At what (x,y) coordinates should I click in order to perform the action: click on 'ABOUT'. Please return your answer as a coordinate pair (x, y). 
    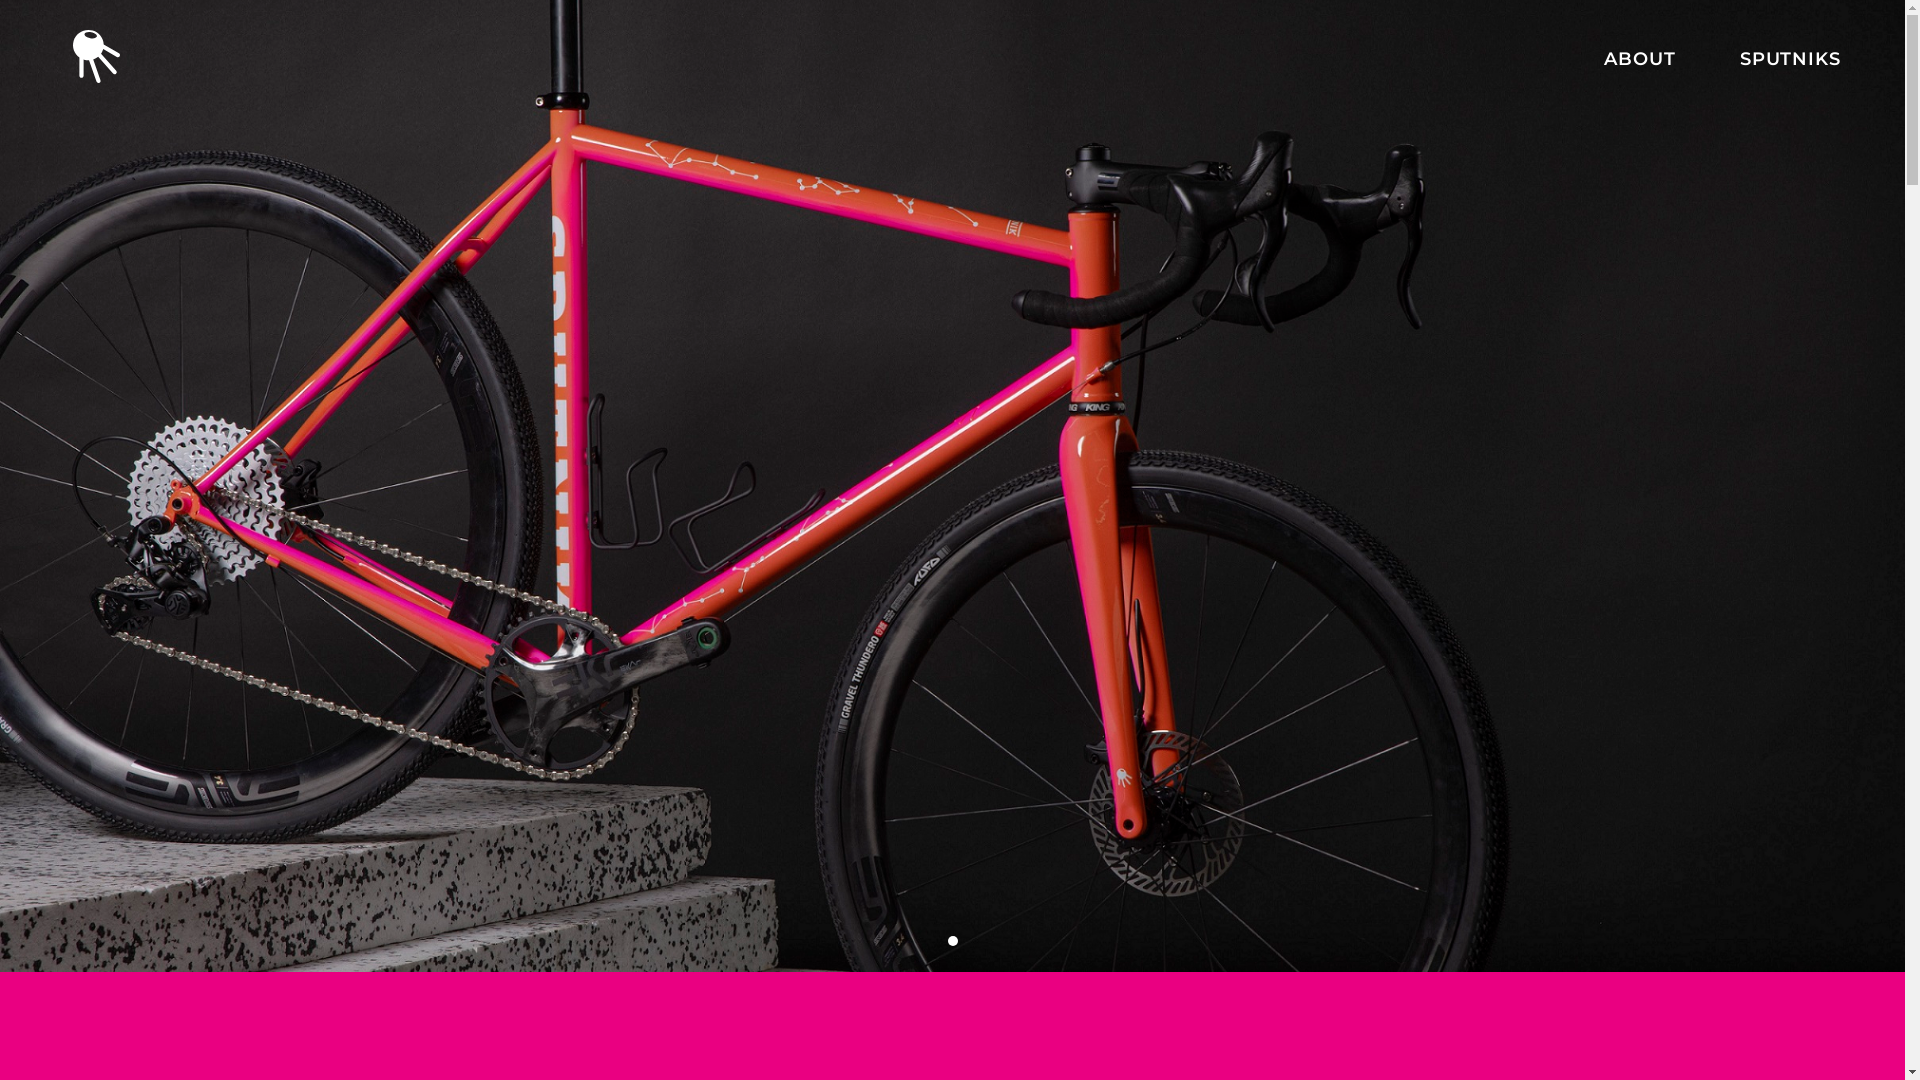
    Looking at the image, I should click on (1640, 57).